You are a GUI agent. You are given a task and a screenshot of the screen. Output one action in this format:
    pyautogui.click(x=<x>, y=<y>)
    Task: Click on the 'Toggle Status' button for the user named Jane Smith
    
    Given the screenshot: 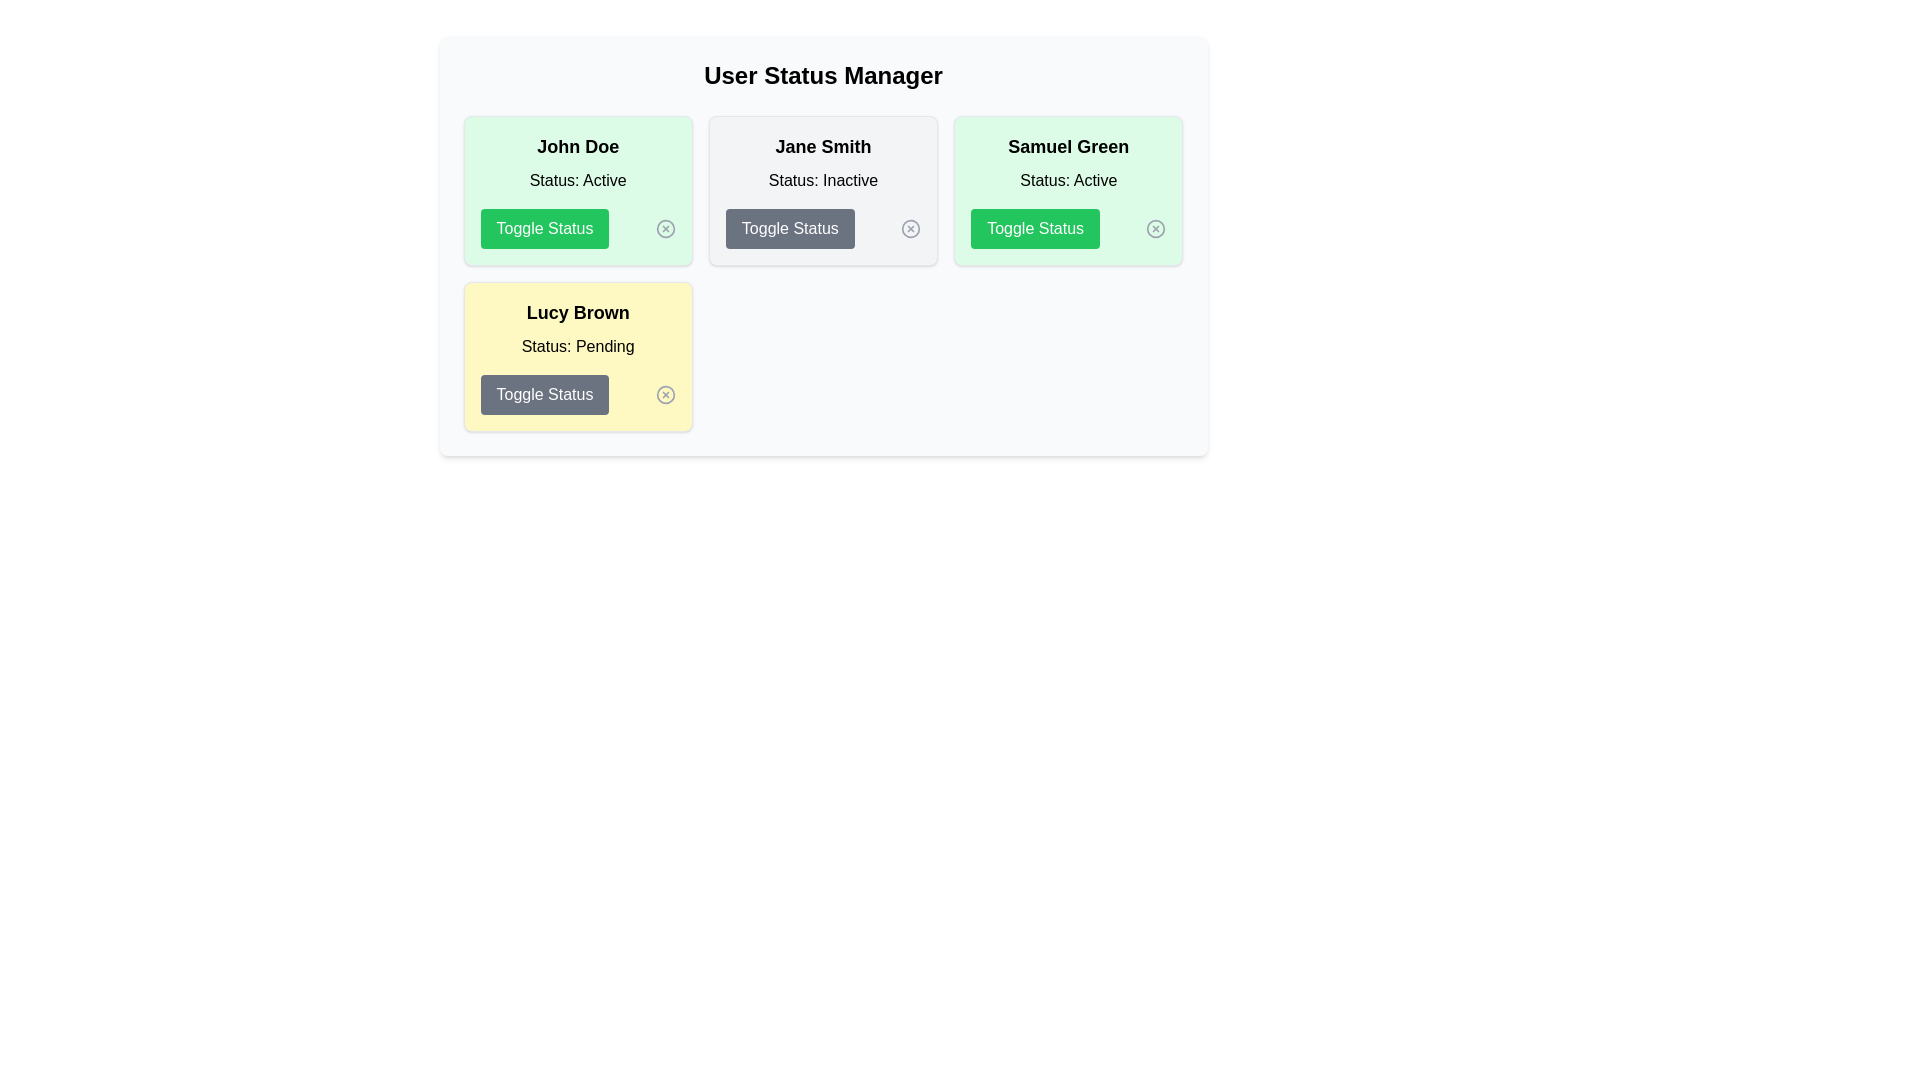 What is the action you would take?
    pyautogui.click(x=789, y=227)
    